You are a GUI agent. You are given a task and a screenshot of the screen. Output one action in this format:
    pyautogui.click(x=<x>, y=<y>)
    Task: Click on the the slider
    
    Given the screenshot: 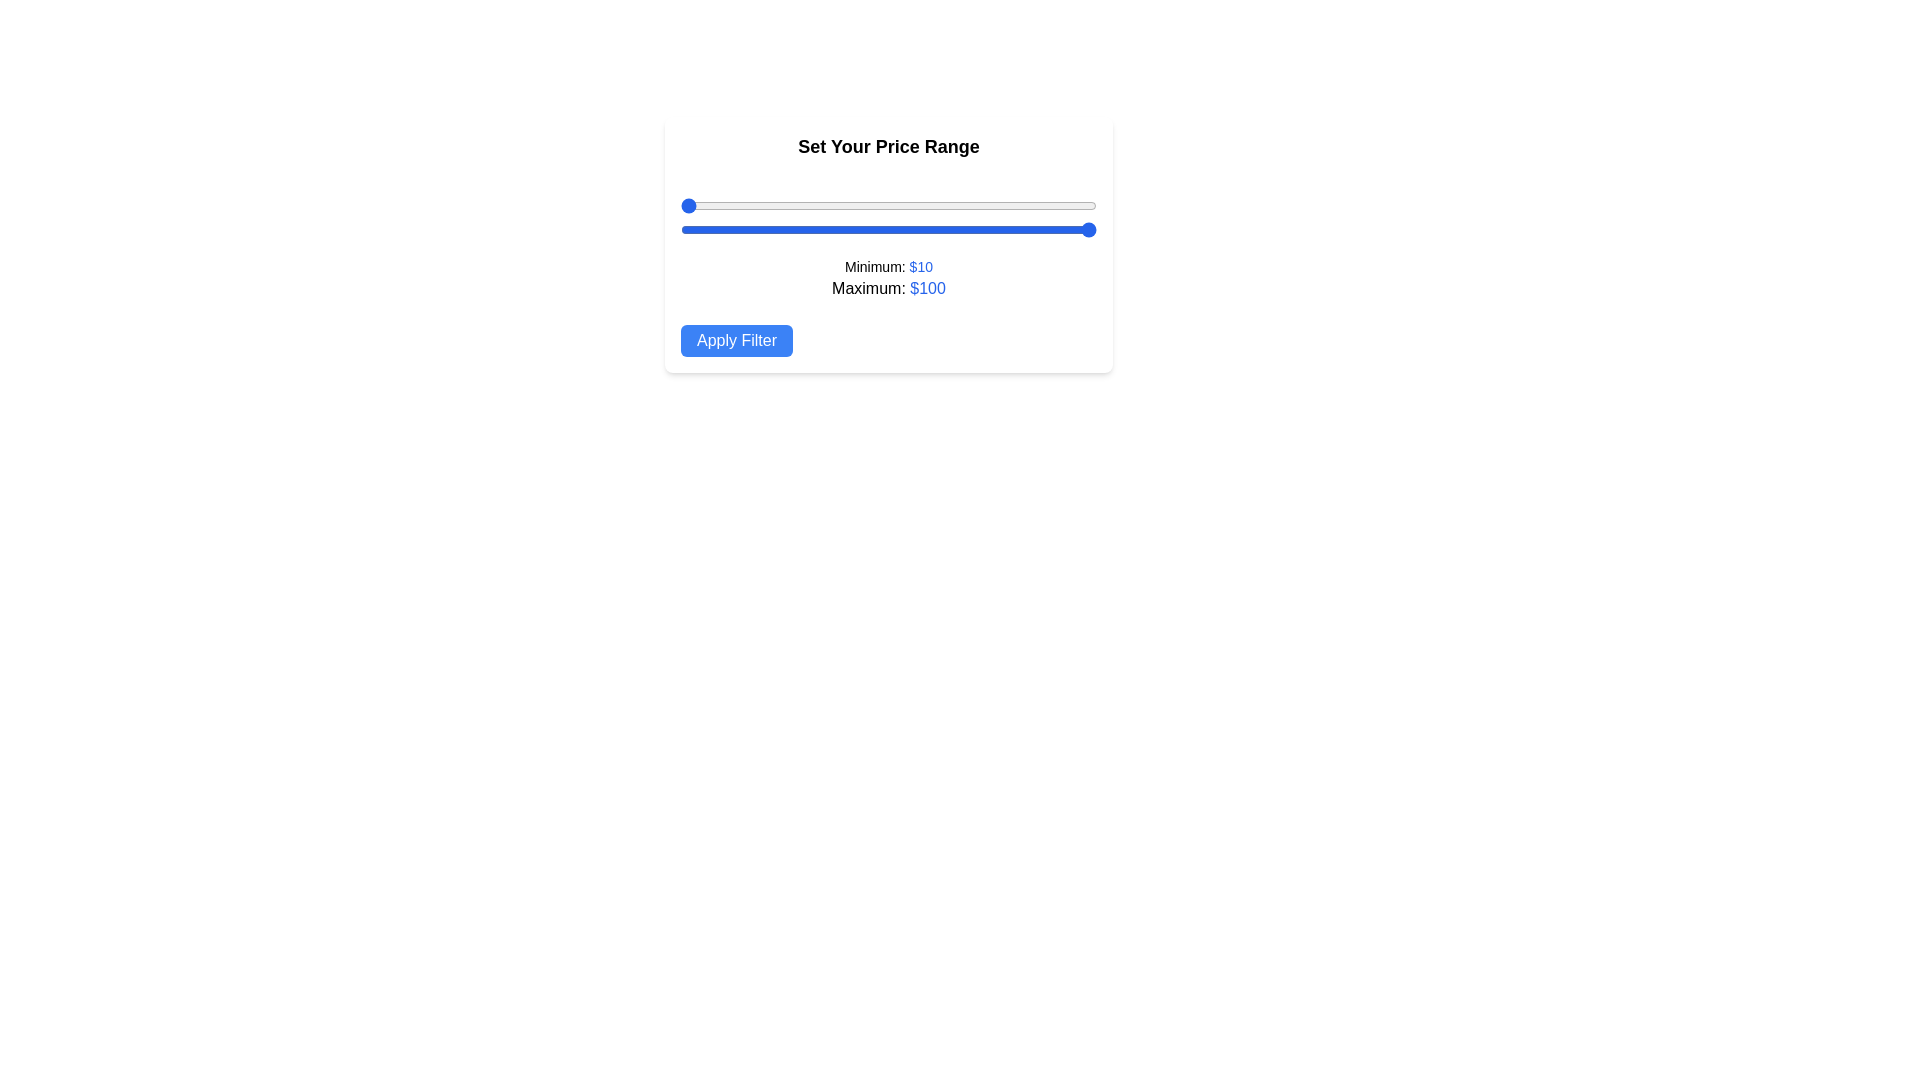 What is the action you would take?
    pyautogui.click(x=1013, y=229)
    